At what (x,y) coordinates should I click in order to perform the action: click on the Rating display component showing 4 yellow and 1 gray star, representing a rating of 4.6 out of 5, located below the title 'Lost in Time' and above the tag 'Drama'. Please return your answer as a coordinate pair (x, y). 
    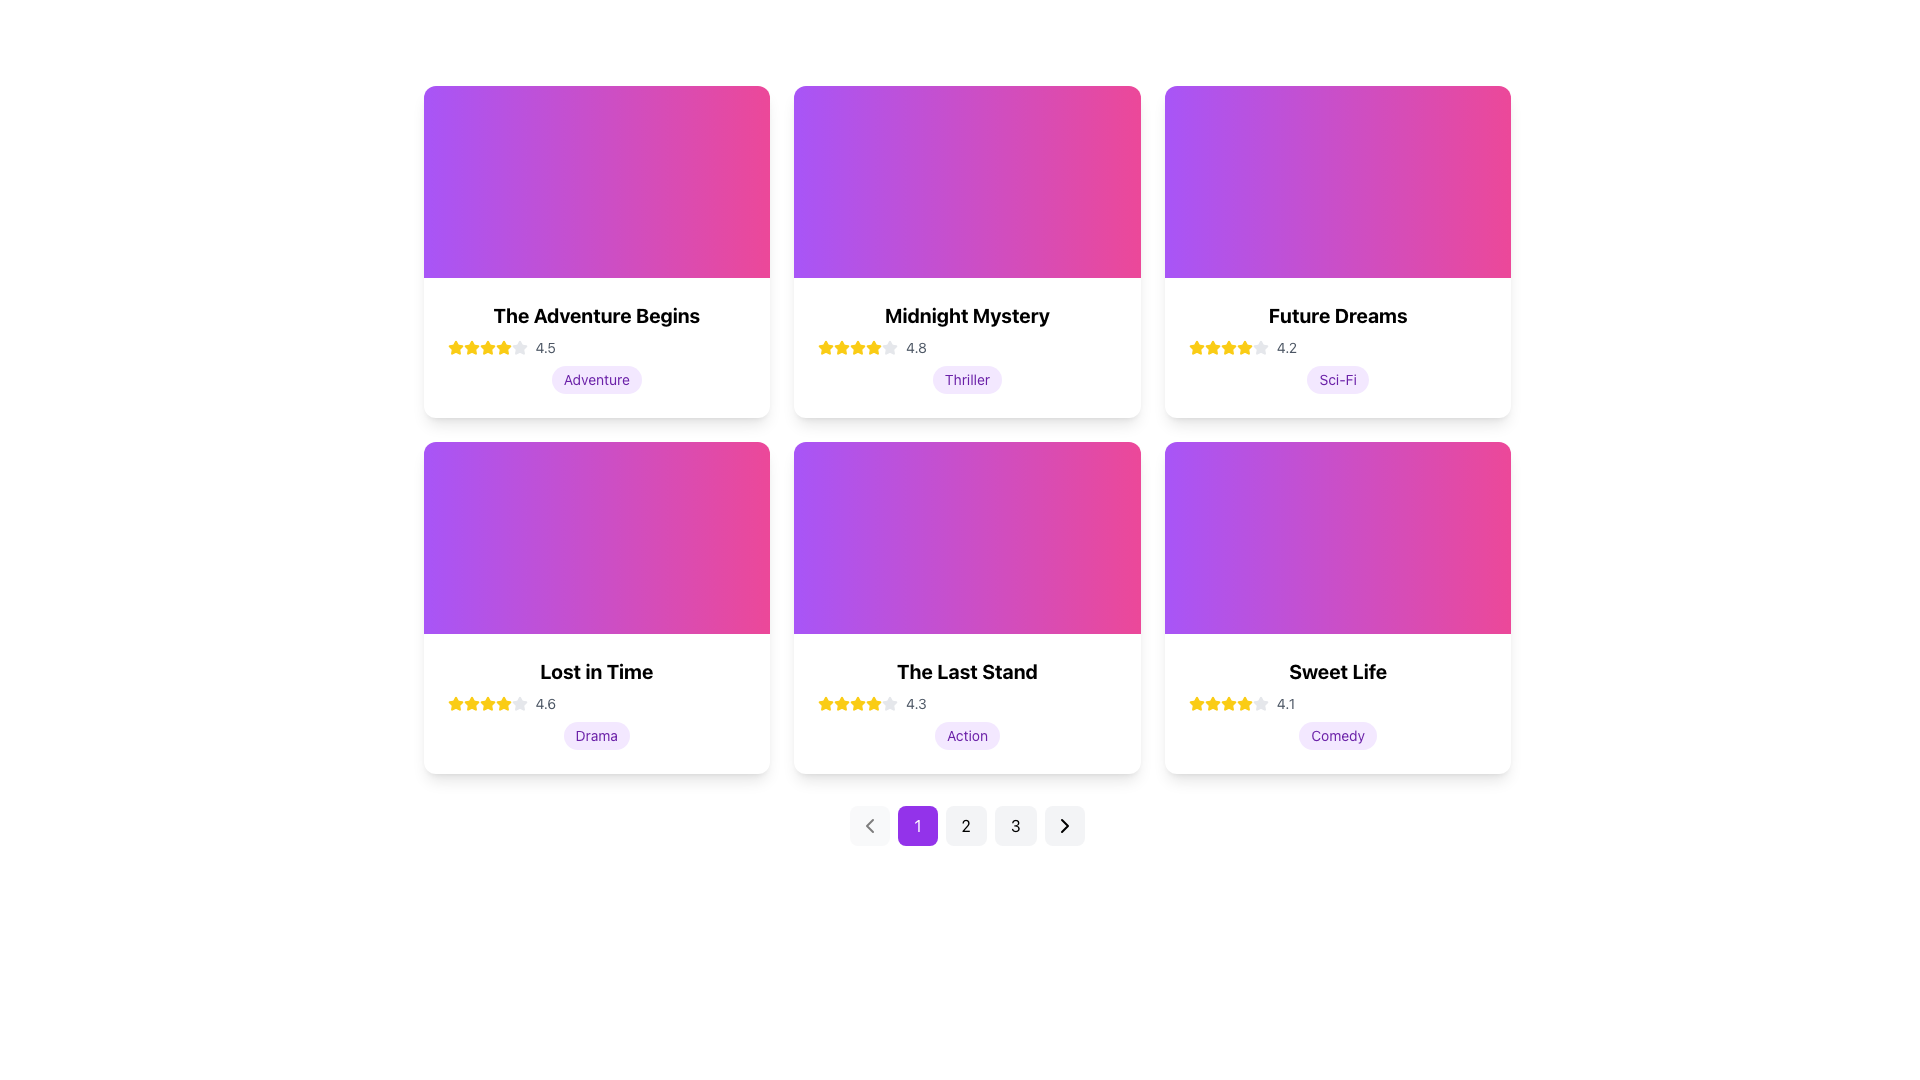
    Looking at the image, I should click on (595, 703).